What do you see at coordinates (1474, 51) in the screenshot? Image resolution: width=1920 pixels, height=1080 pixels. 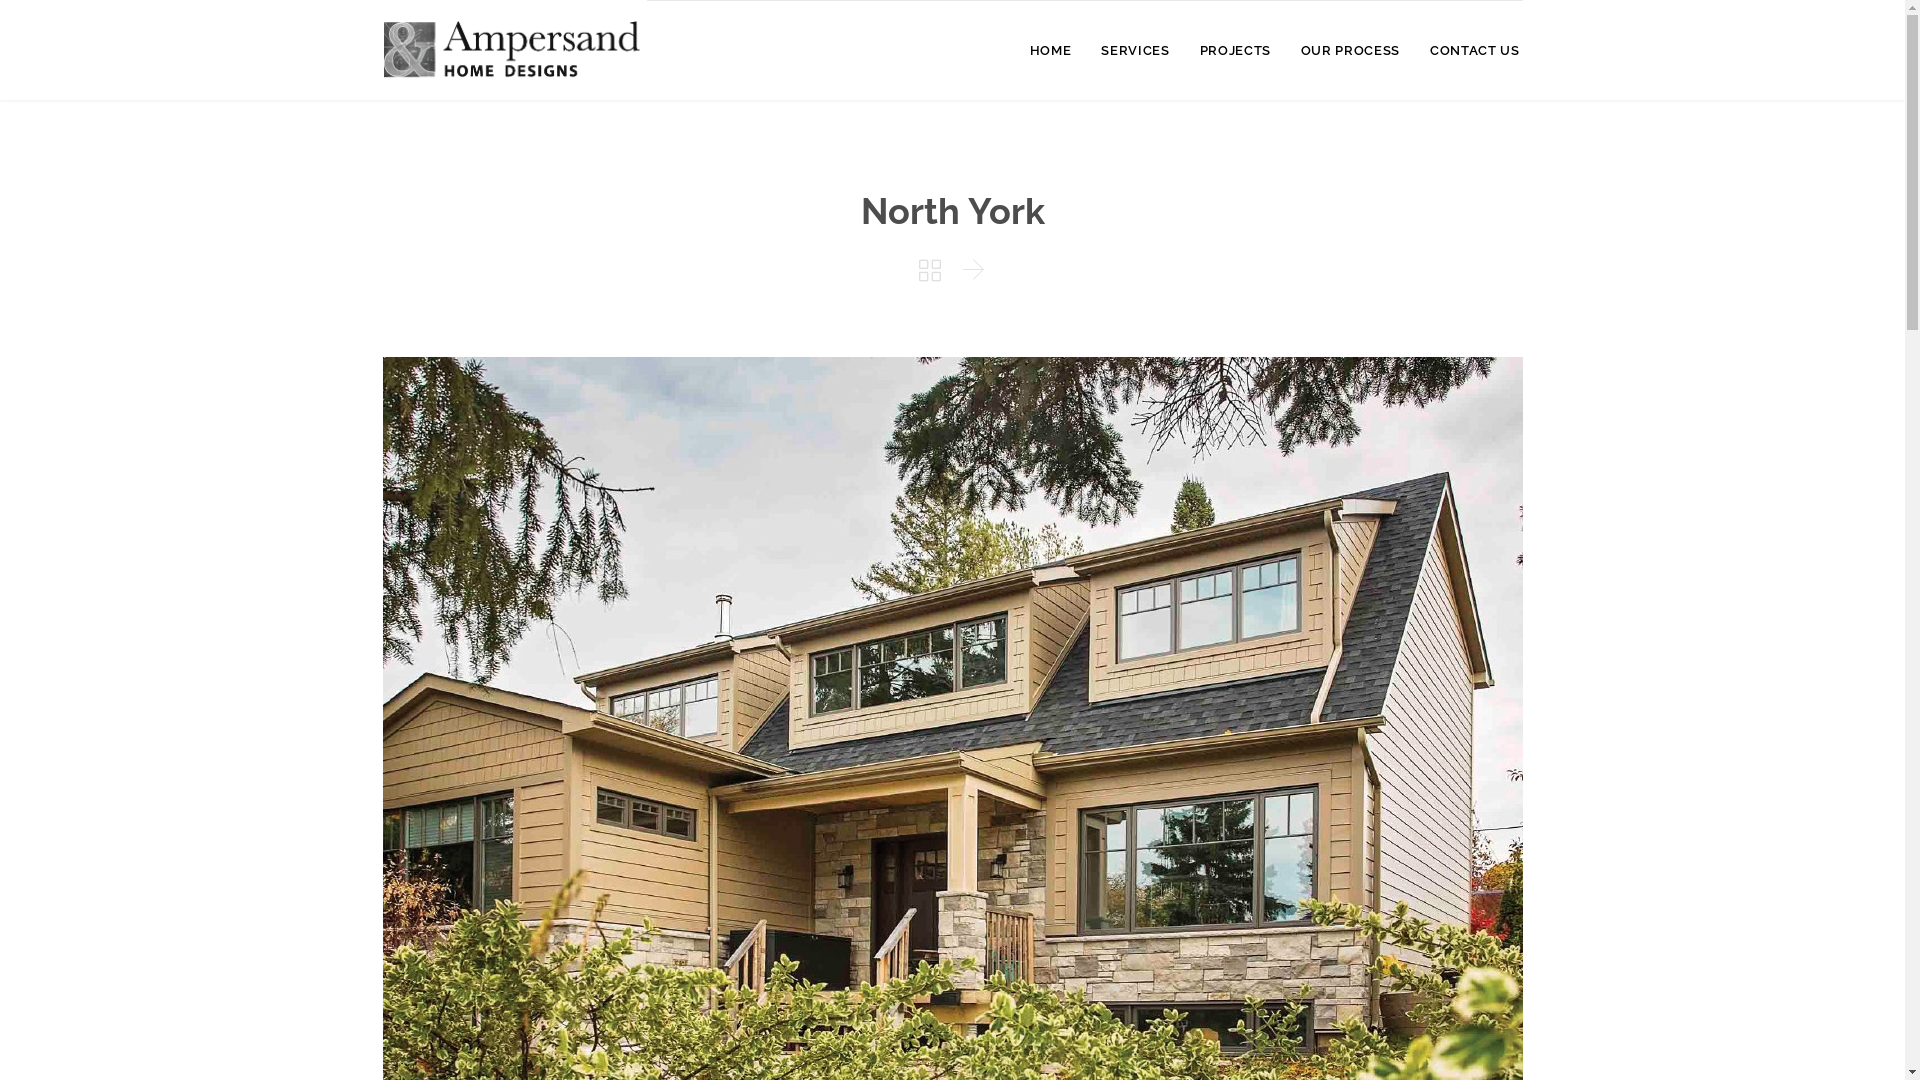 I see `'CONTACT US'` at bounding box center [1474, 51].